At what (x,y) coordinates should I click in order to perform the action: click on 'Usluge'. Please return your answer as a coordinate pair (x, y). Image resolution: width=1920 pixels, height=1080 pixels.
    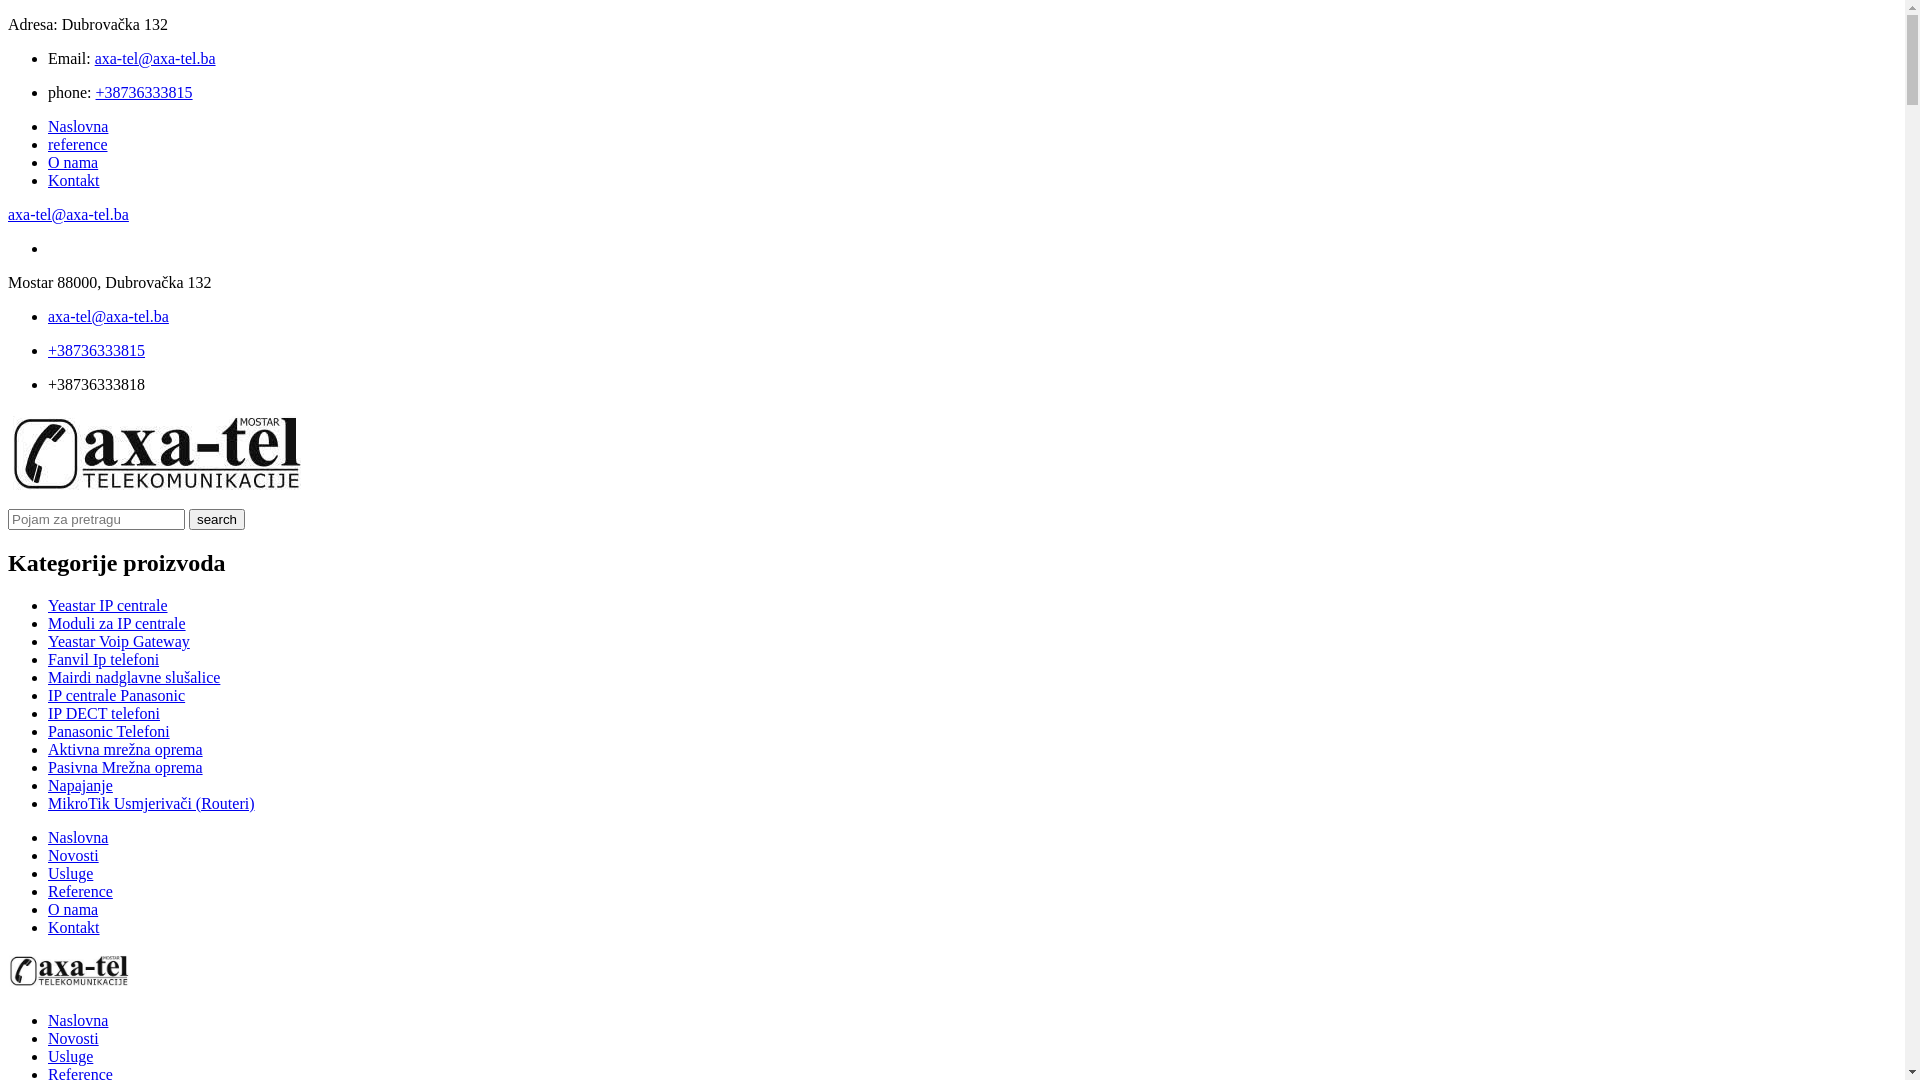
    Looking at the image, I should click on (70, 1055).